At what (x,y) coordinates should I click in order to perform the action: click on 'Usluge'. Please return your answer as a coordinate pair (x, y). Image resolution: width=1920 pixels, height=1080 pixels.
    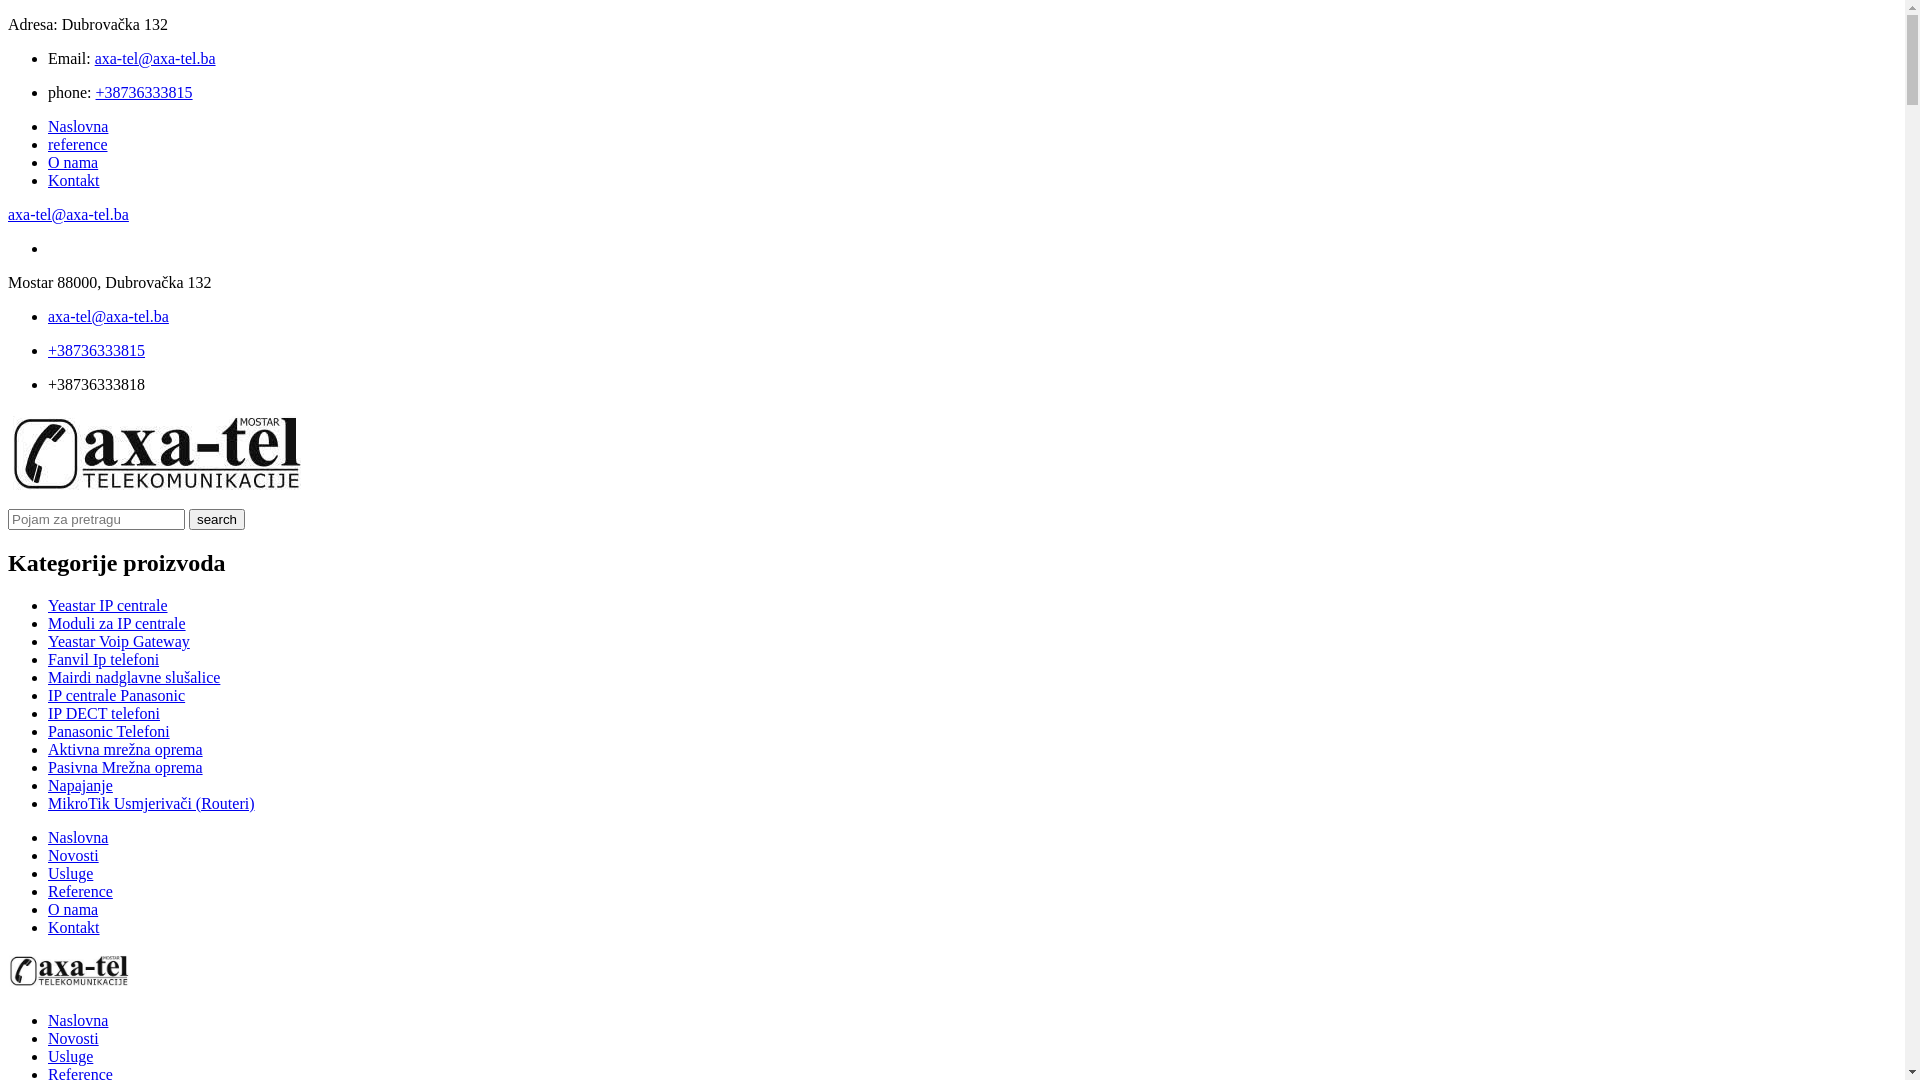
    Looking at the image, I should click on (70, 1055).